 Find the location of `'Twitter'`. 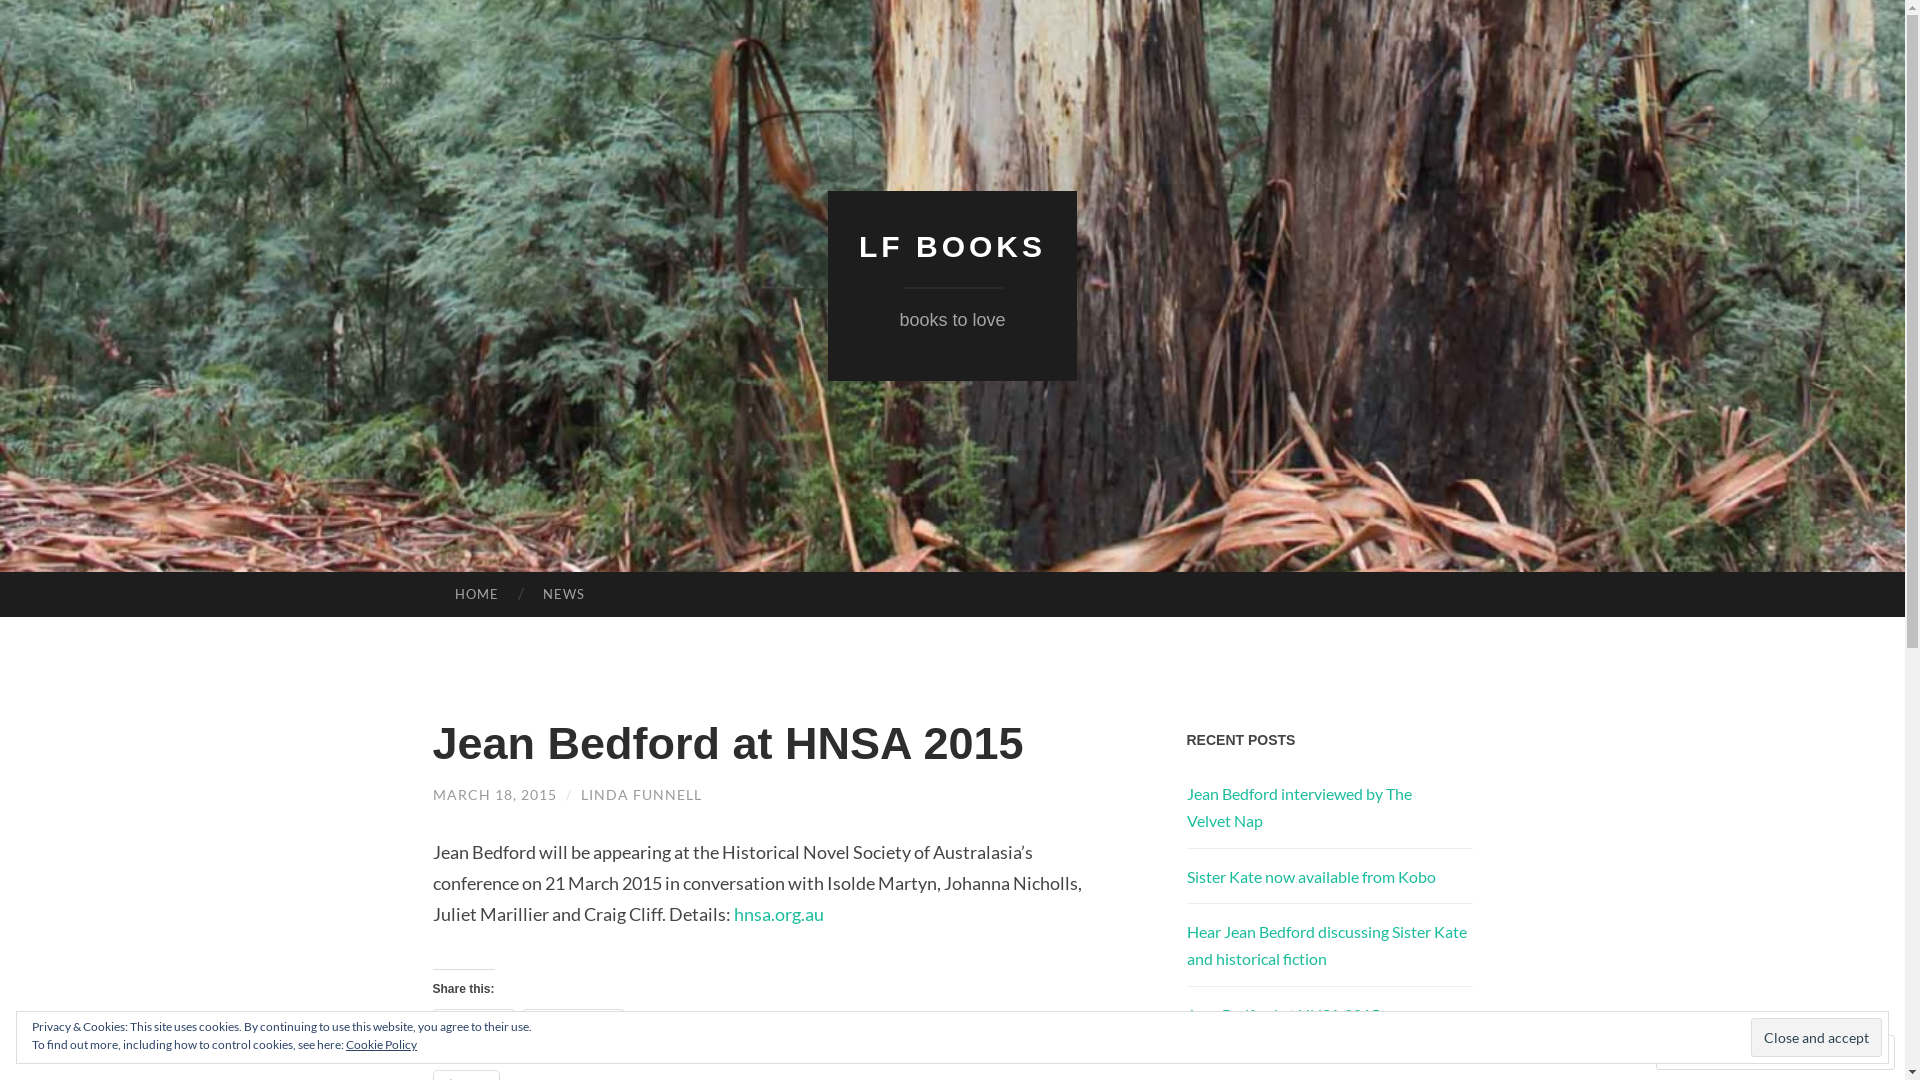

'Twitter' is located at coordinates (472, 1025).